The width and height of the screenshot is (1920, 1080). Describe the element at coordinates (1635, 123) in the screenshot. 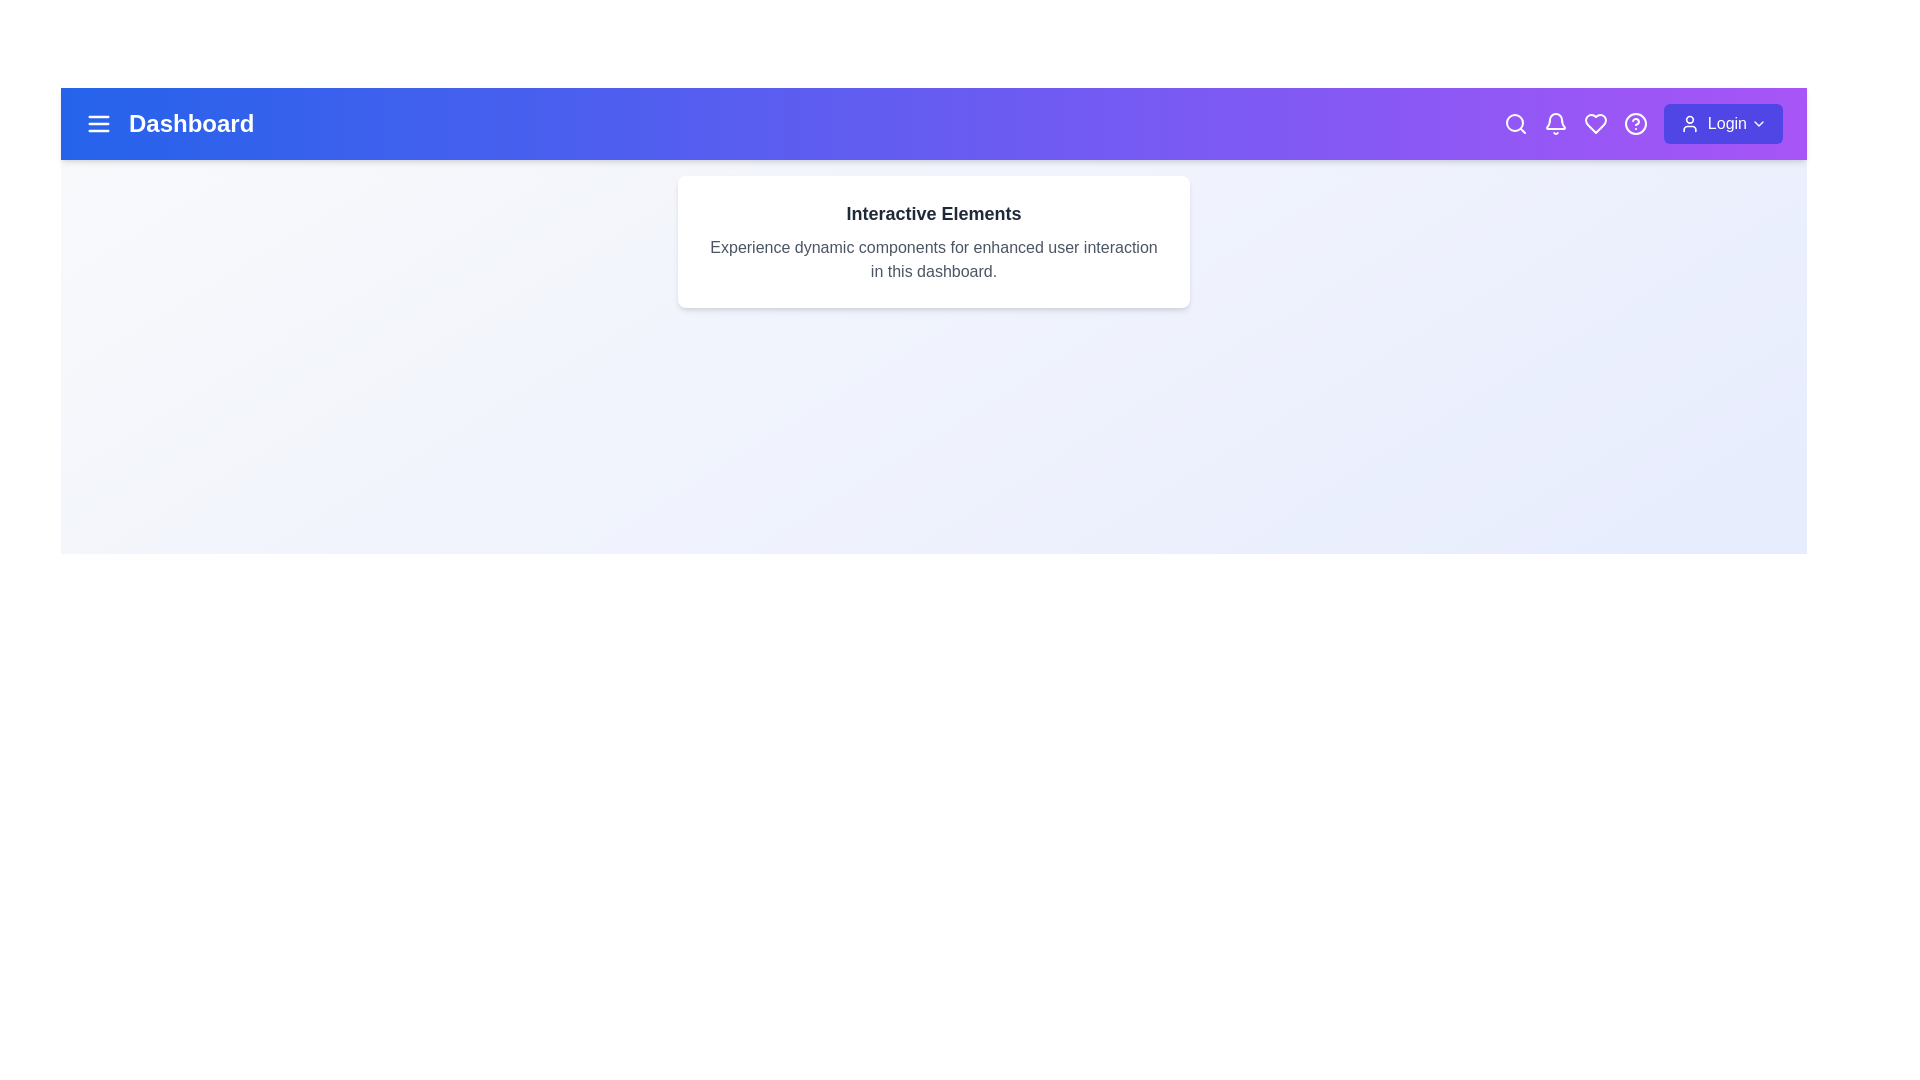

I see `the help icon to access assistance` at that location.